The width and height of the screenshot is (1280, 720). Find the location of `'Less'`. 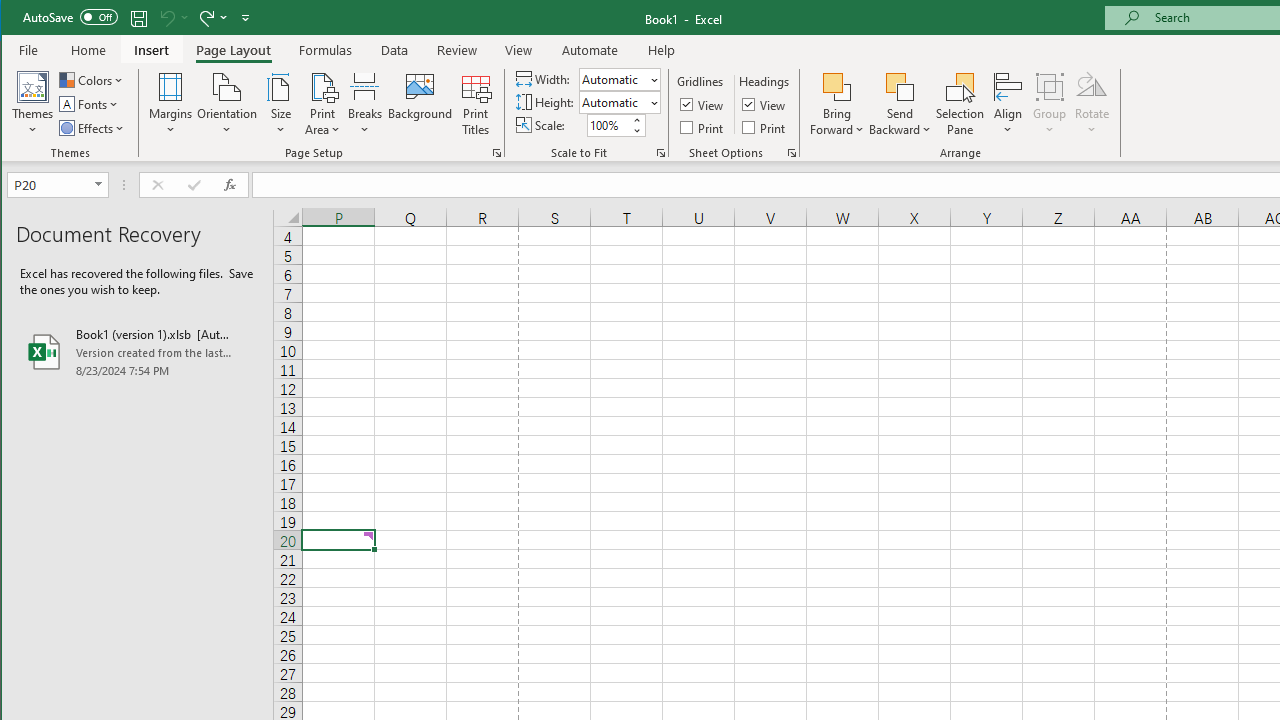

'Less' is located at coordinates (635, 130).